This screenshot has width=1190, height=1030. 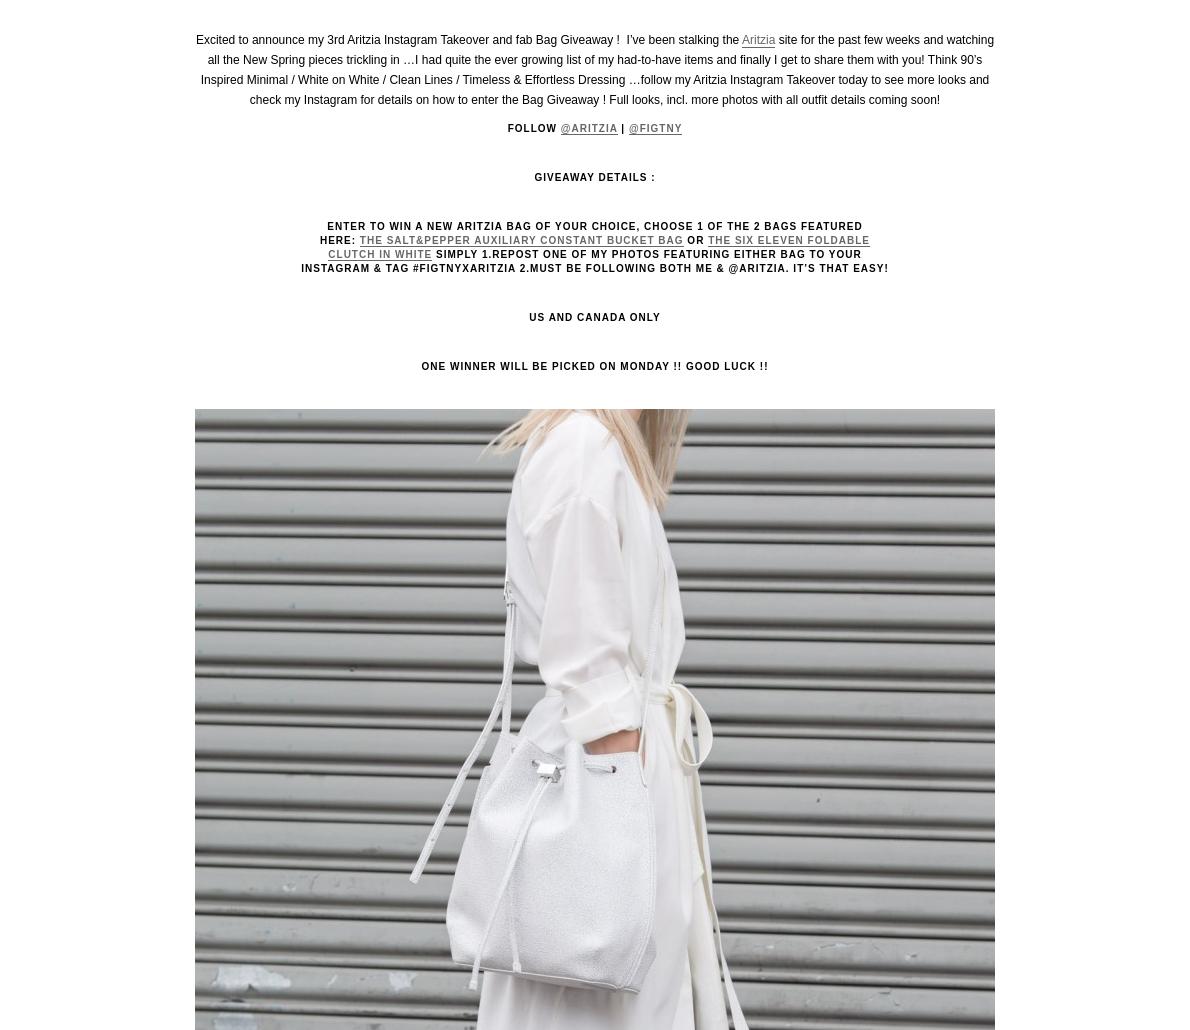 What do you see at coordinates (532, 177) in the screenshot?
I see `'GIVEAWAY DETAILS :'` at bounding box center [532, 177].